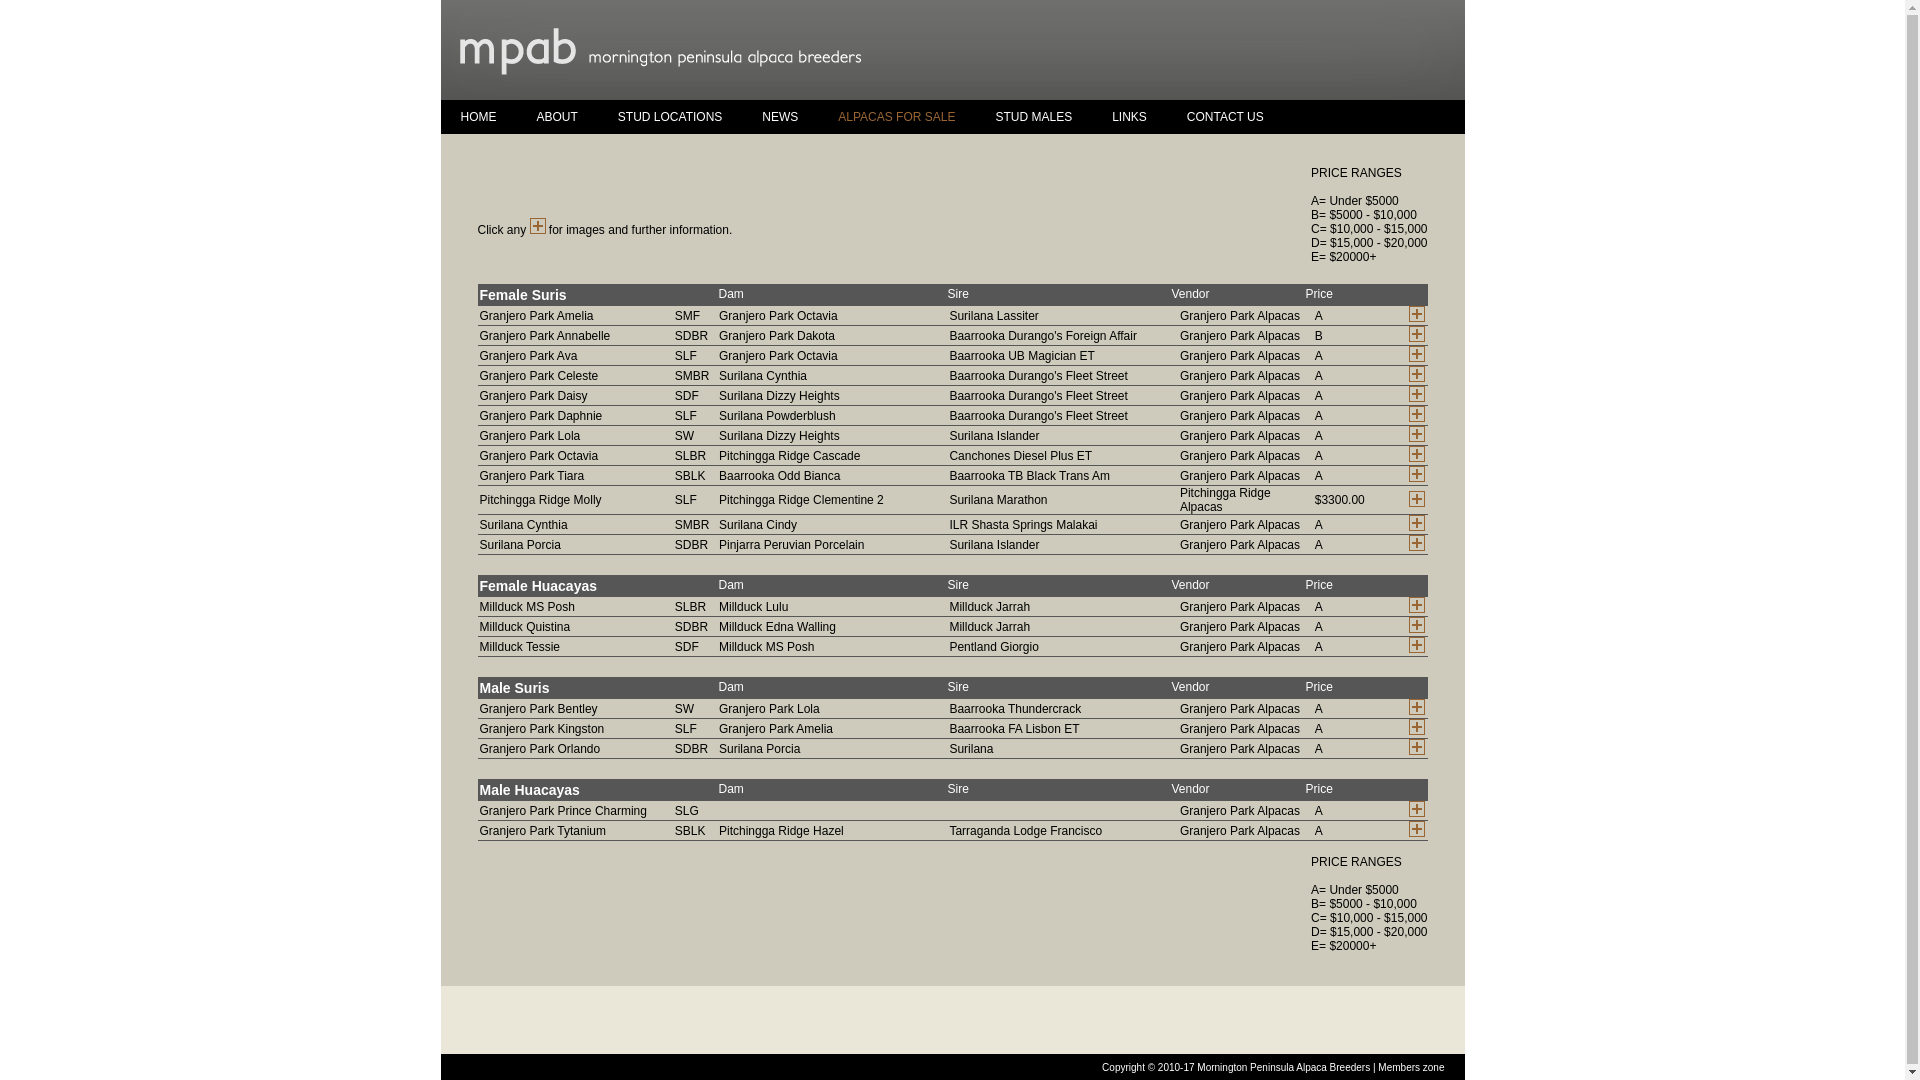 Image resolution: width=1920 pixels, height=1080 pixels. I want to click on 'HOME', so click(477, 116).